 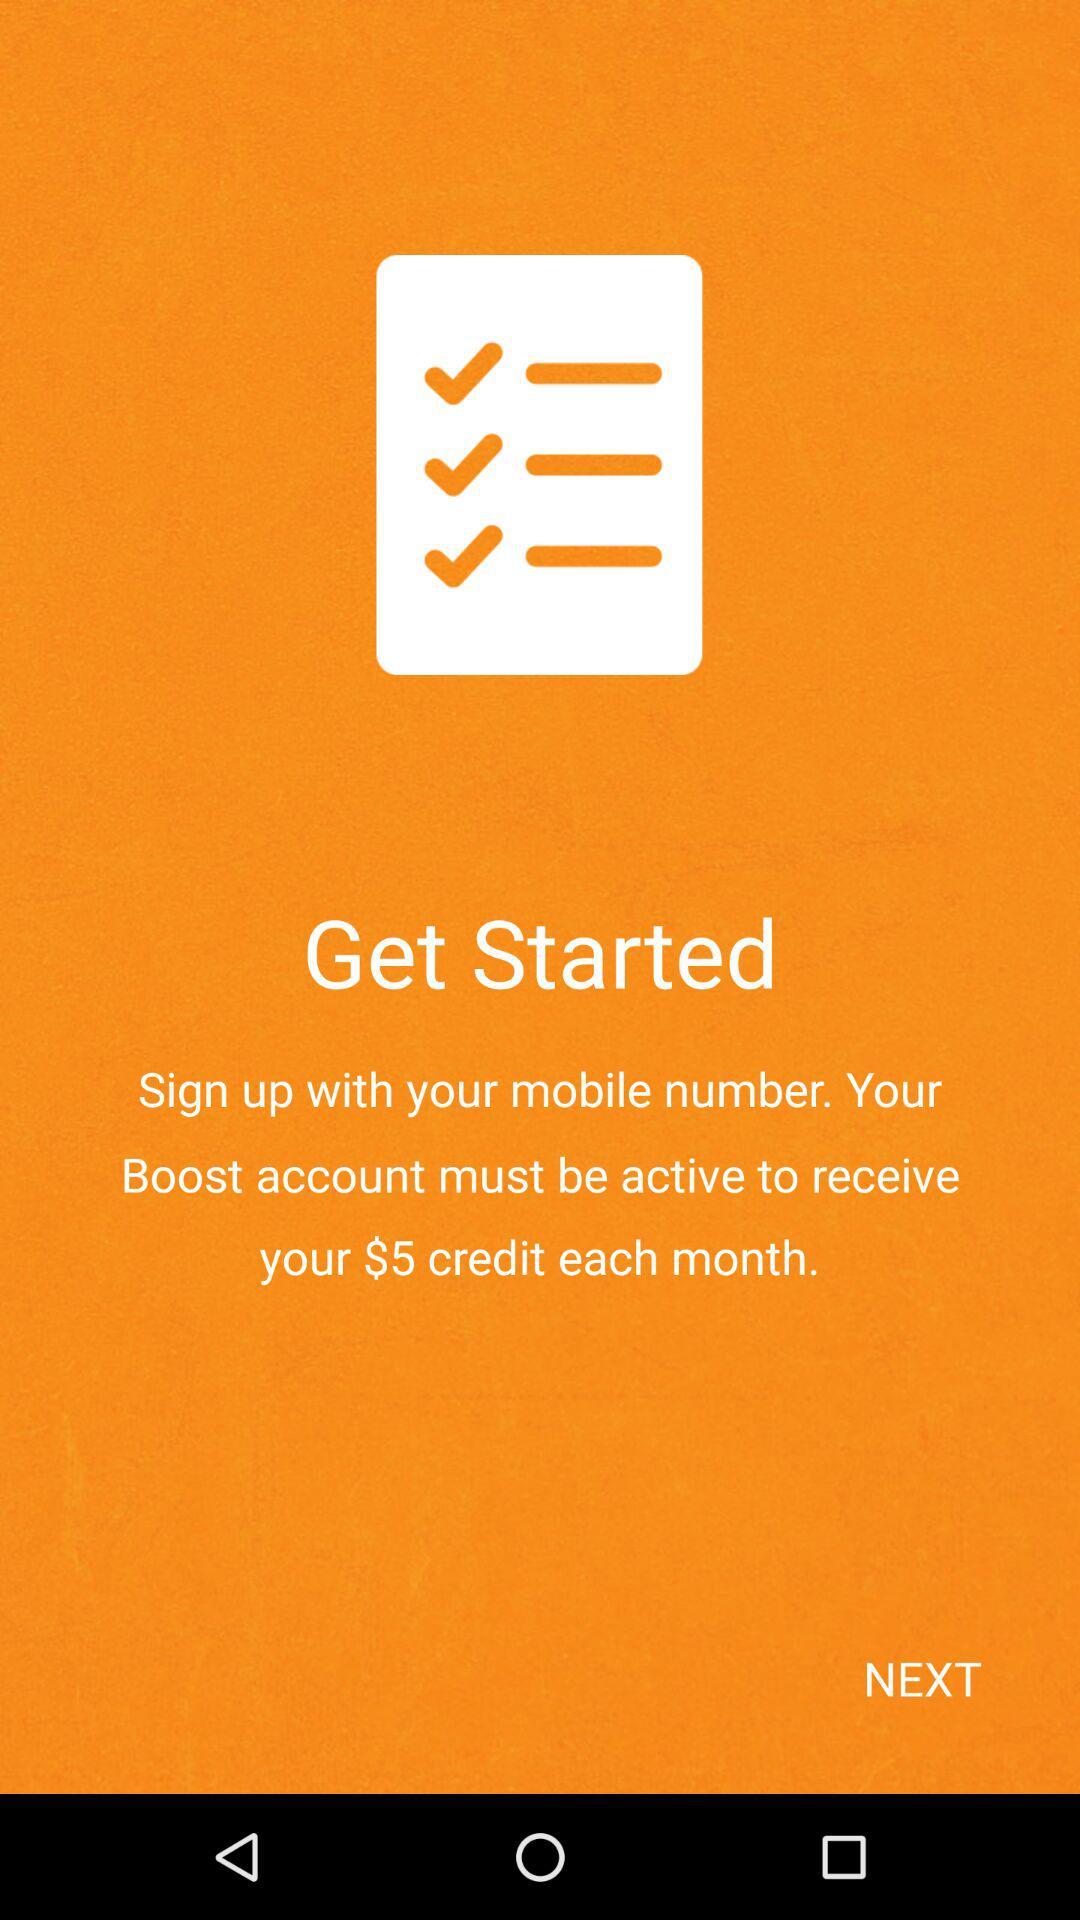 What do you see at coordinates (963, 1713) in the screenshot?
I see `next icon` at bounding box center [963, 1713].